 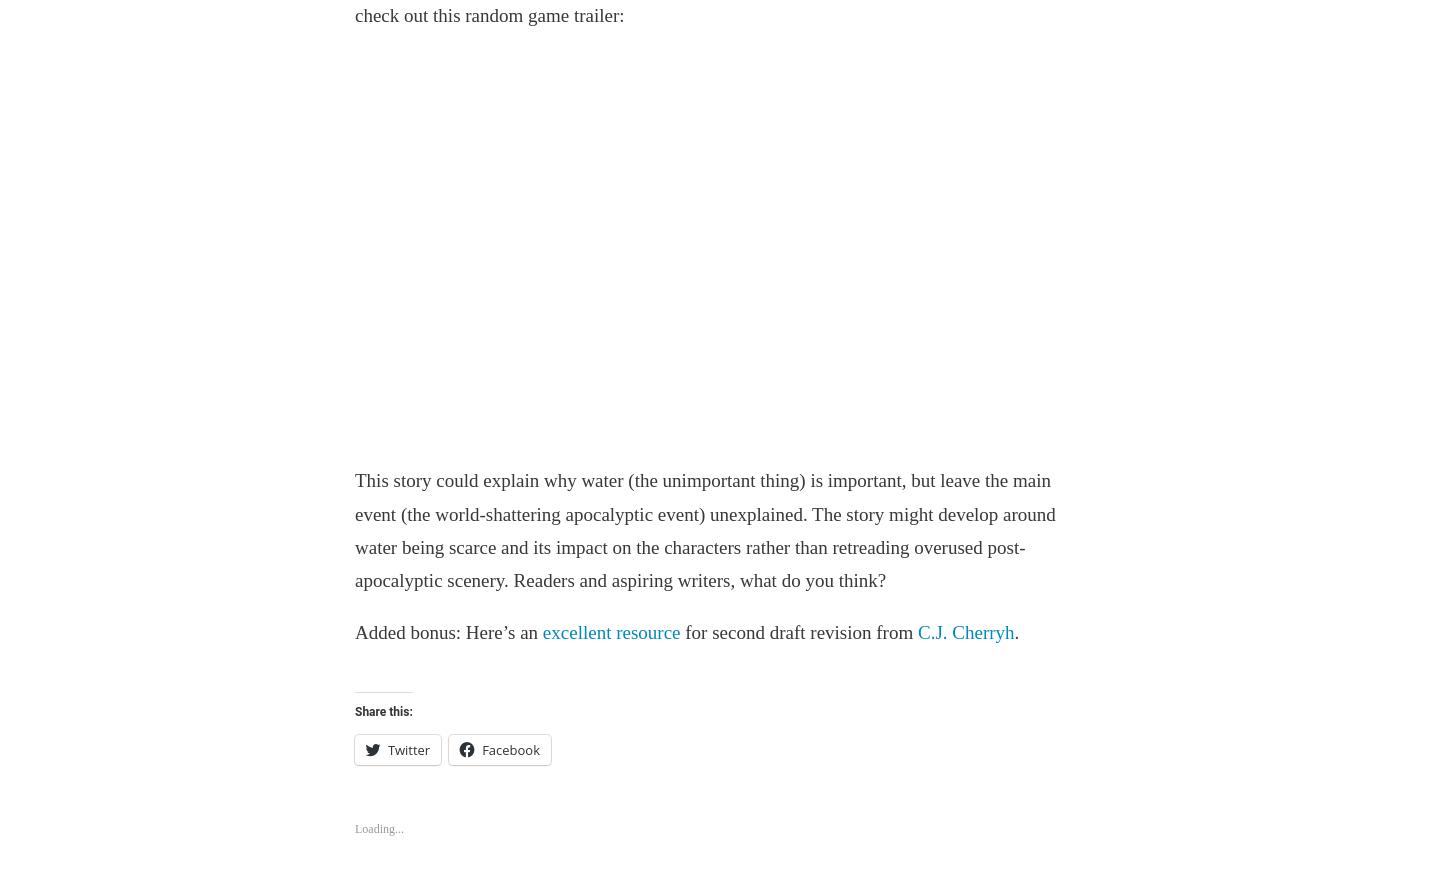 What do you see at coordinates (510, 747) in the screenshot?
I see `'Facebook'` at bounding box center [510, 747].